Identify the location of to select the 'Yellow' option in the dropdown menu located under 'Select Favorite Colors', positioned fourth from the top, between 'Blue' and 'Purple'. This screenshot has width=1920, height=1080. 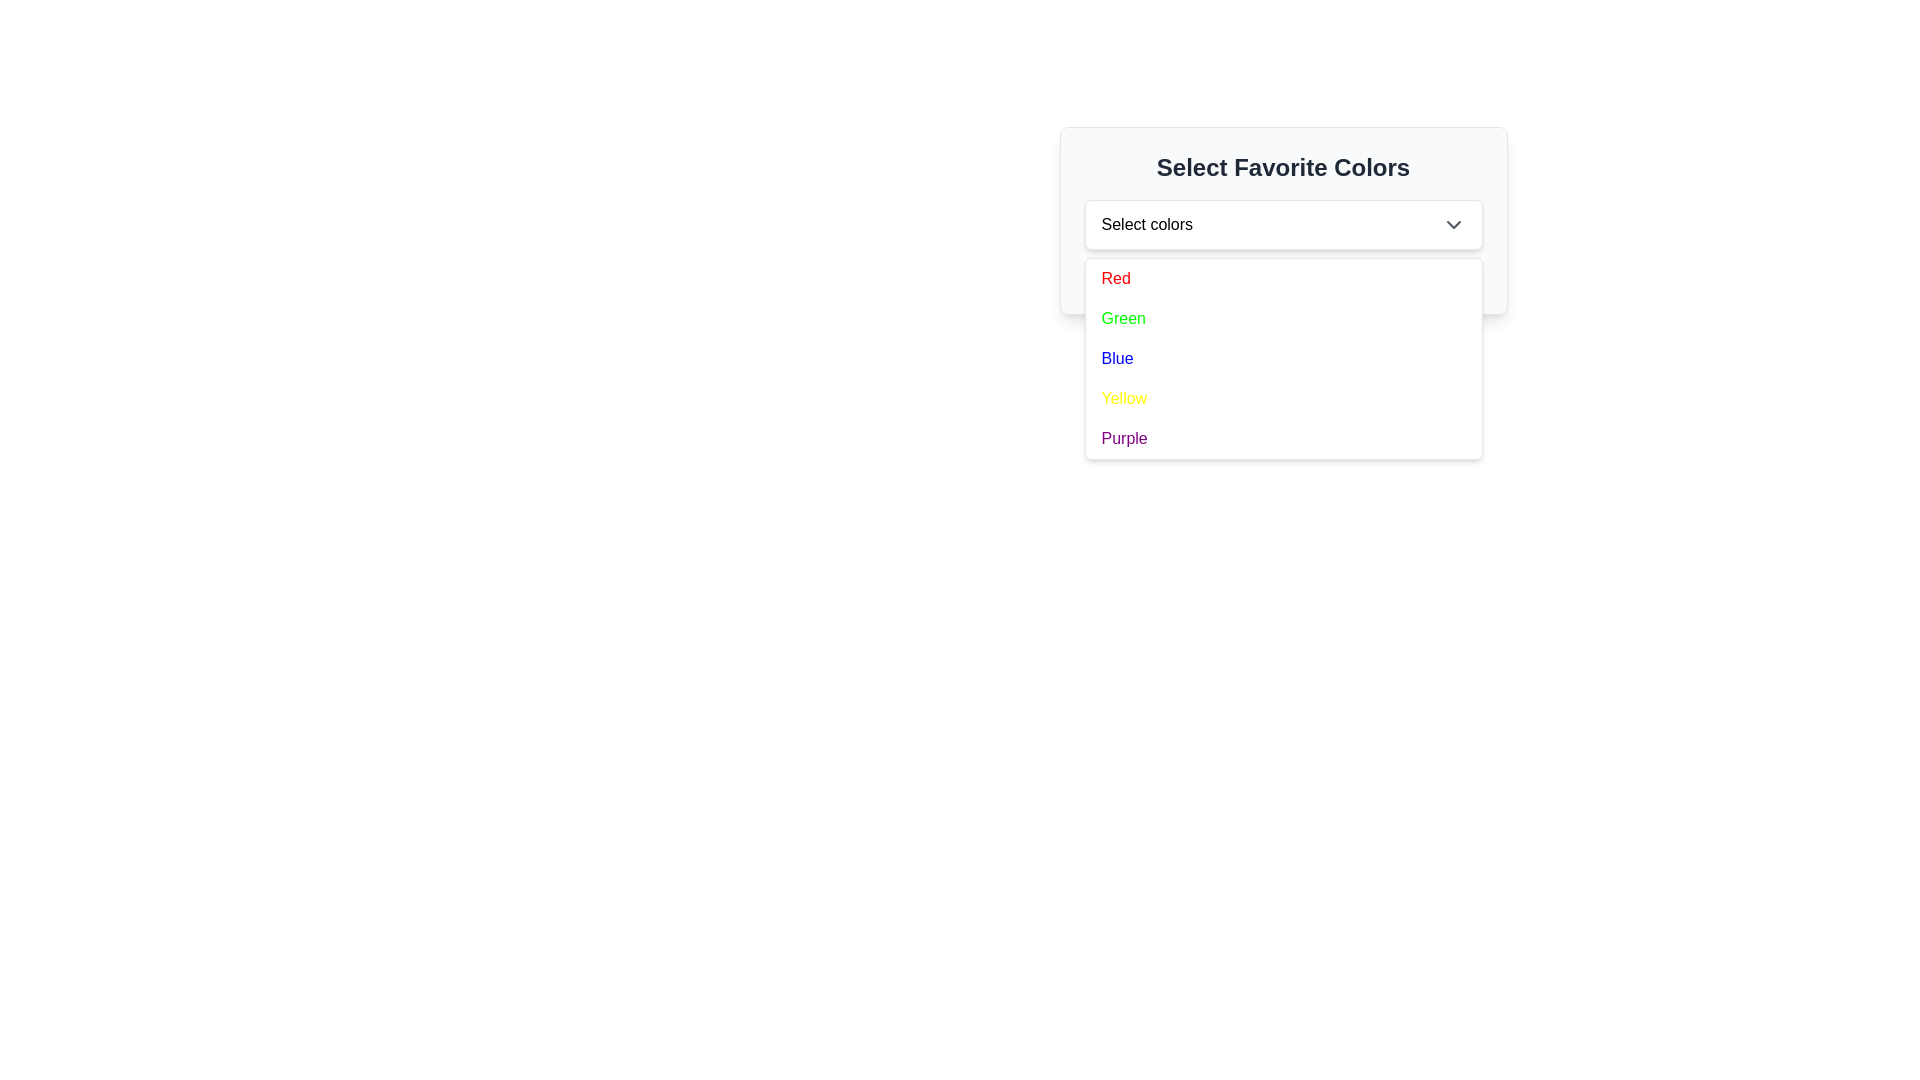
(1124, 398).